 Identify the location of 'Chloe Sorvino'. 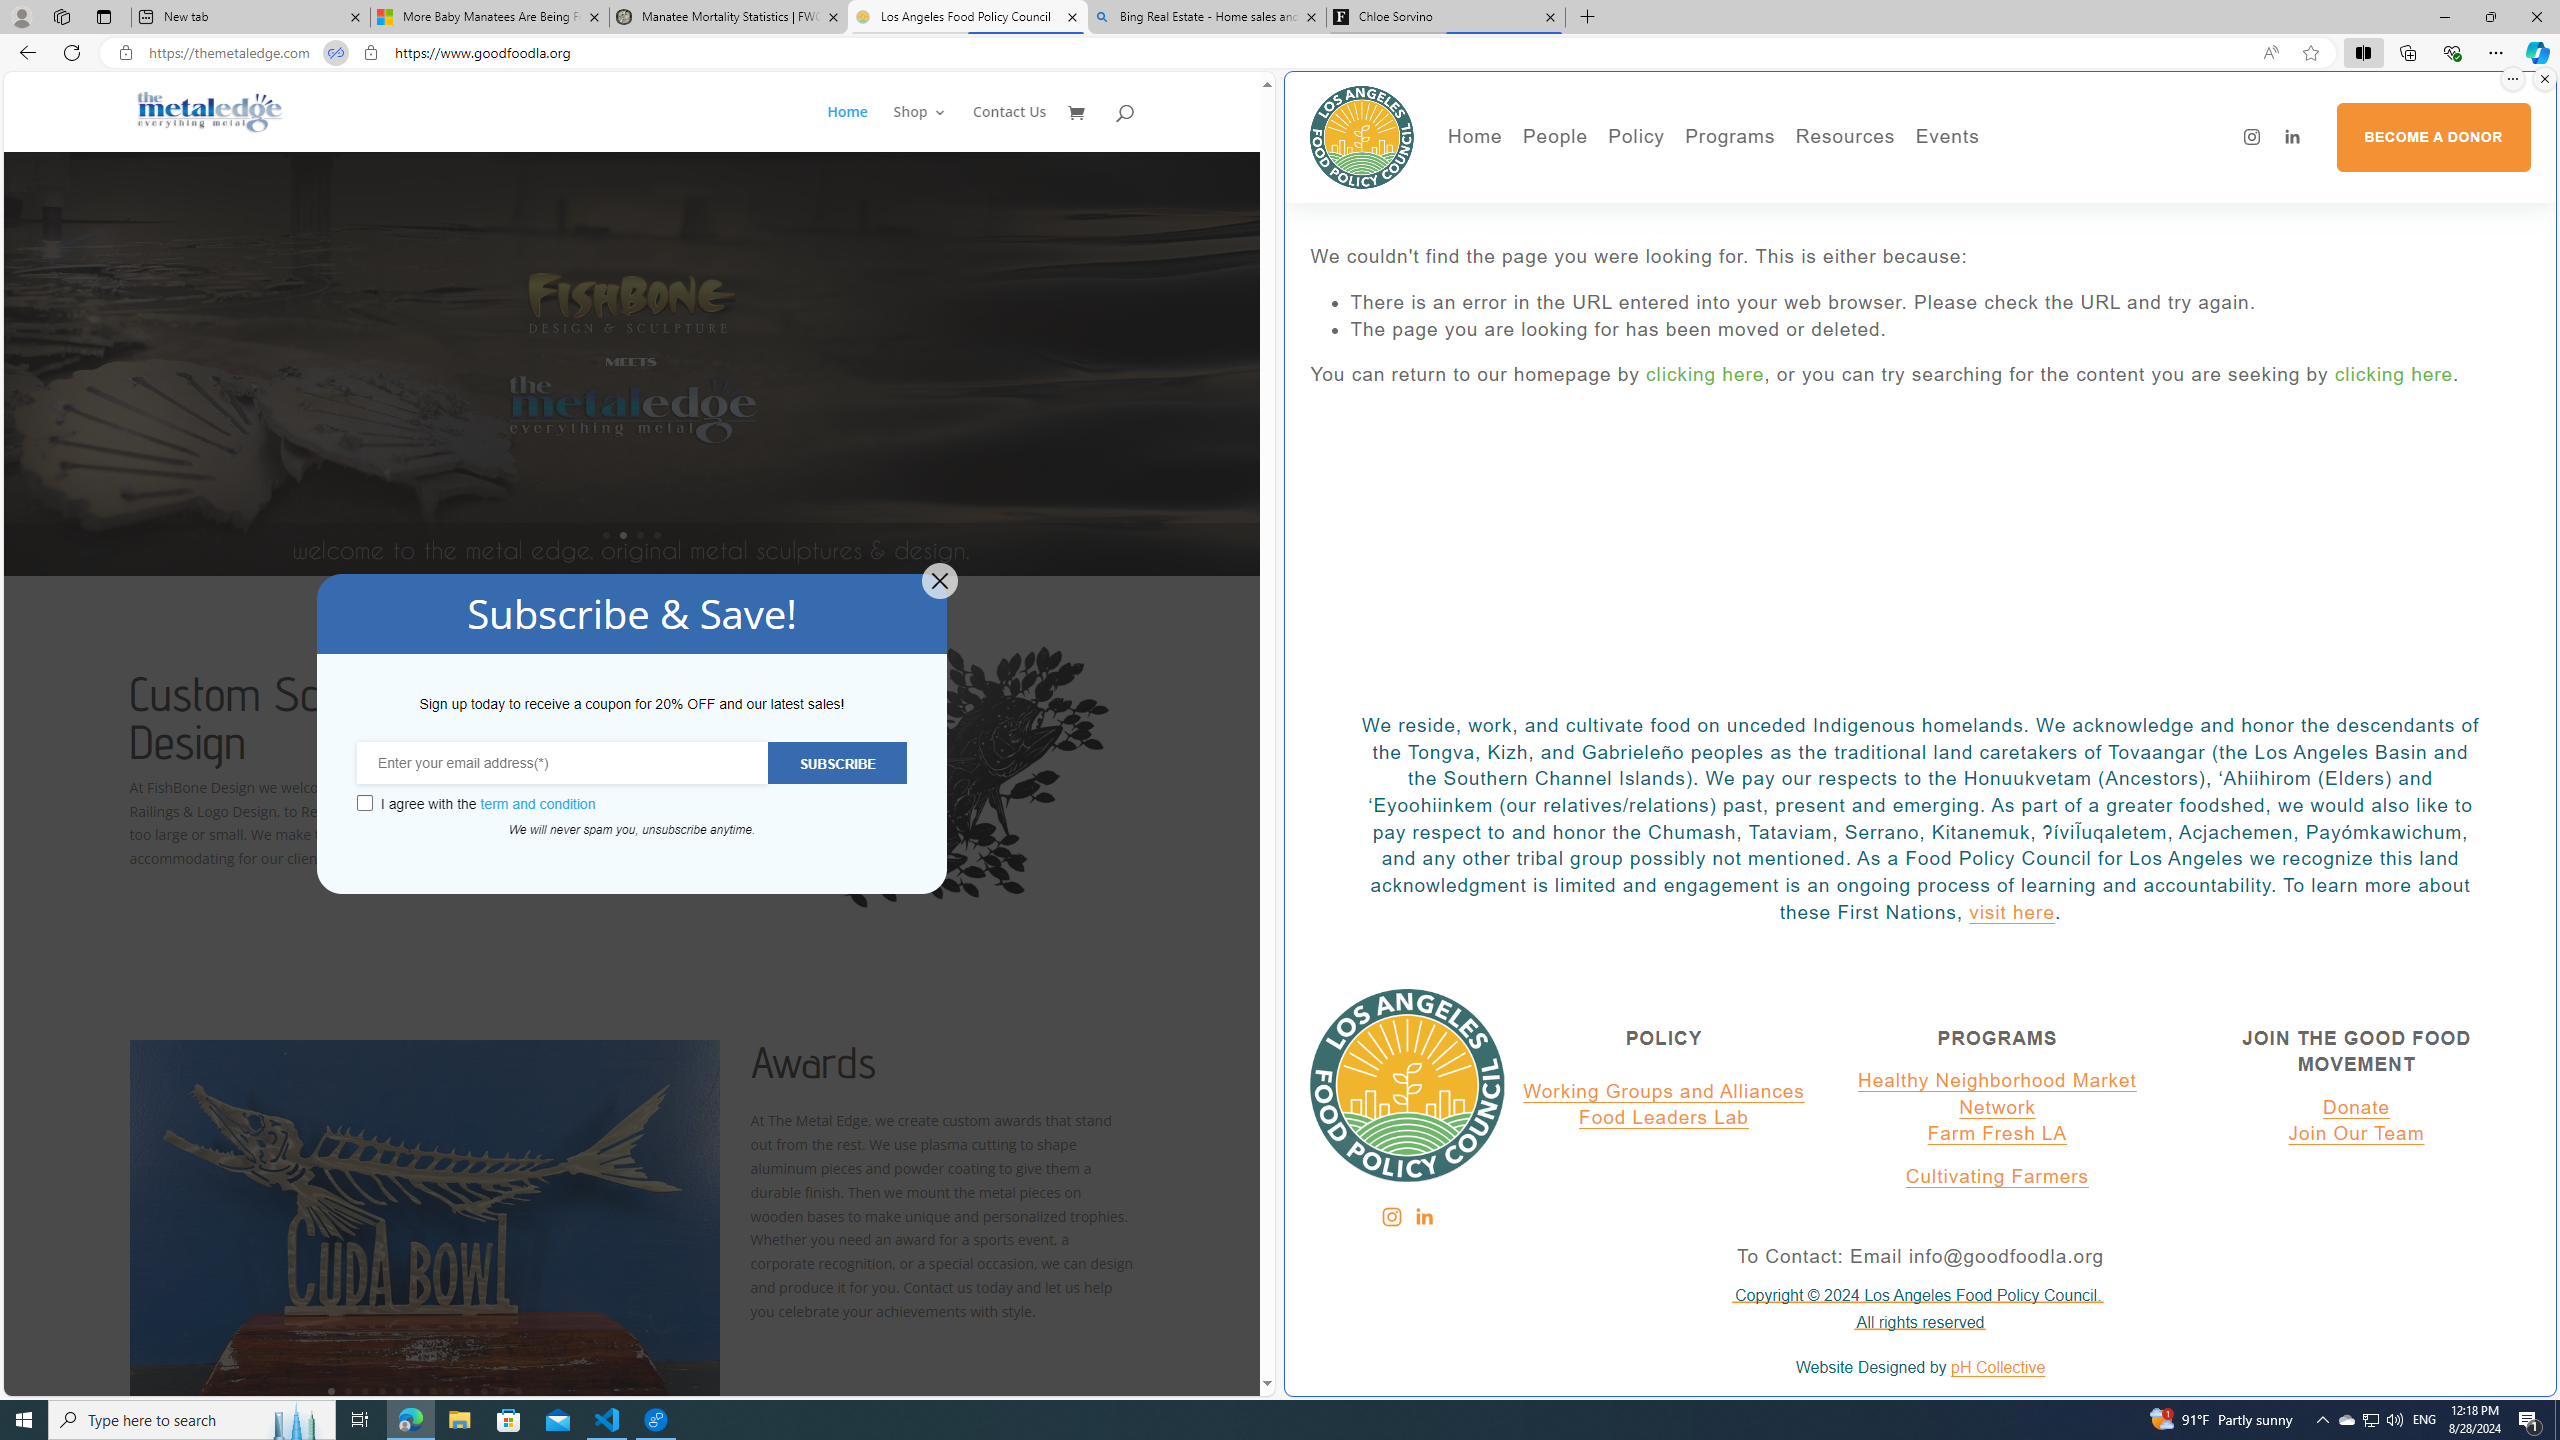
(1446, 16).